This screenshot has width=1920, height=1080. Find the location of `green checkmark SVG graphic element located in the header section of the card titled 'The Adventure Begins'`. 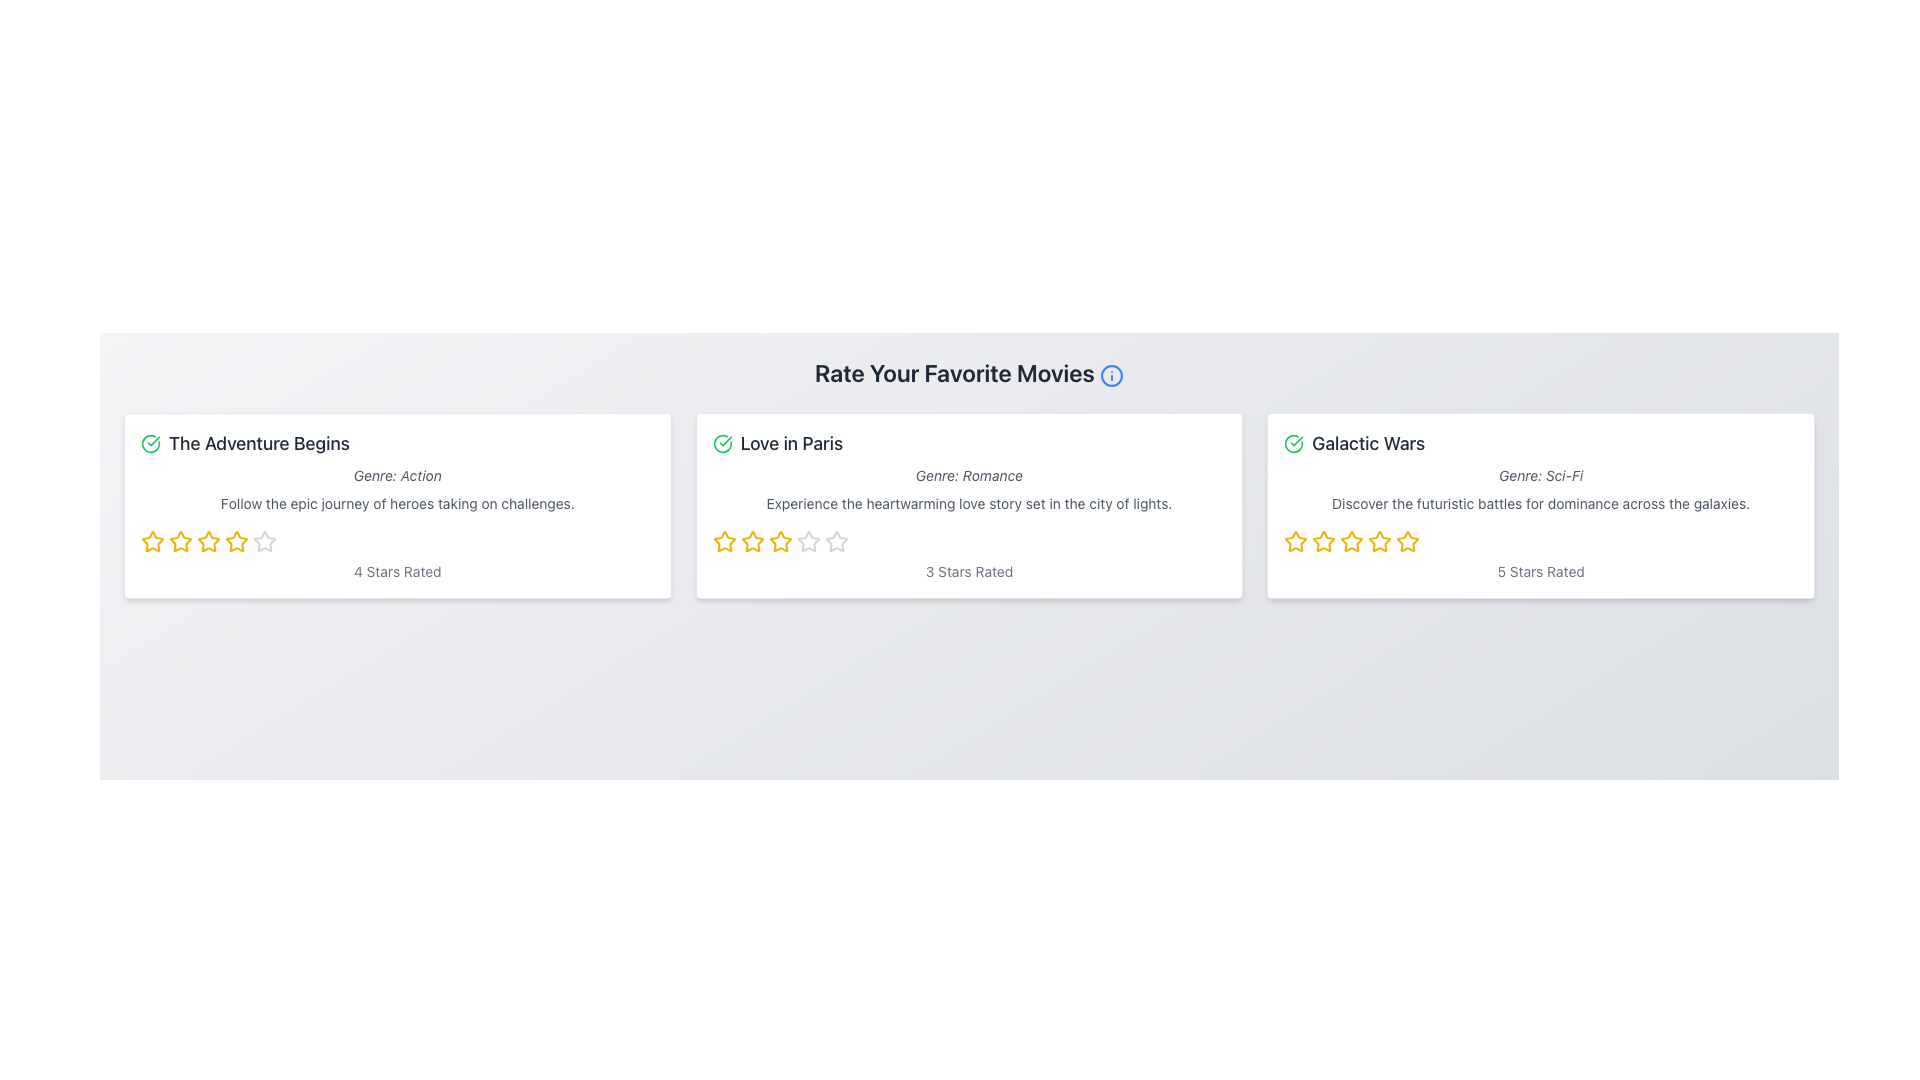

green checkmark SVG graphic element located in the header section of the card titled 'The Adventure Begins' is located at coordinates (149, 442).